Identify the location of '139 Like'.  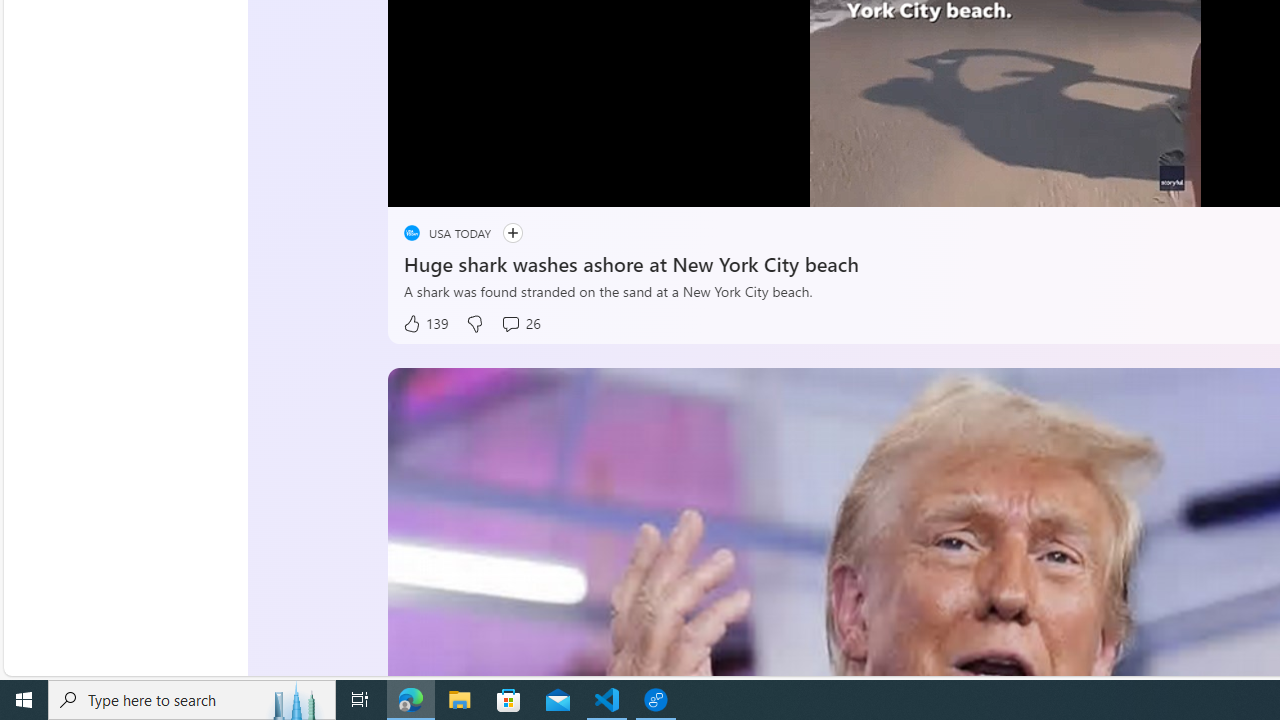
(424, 323).